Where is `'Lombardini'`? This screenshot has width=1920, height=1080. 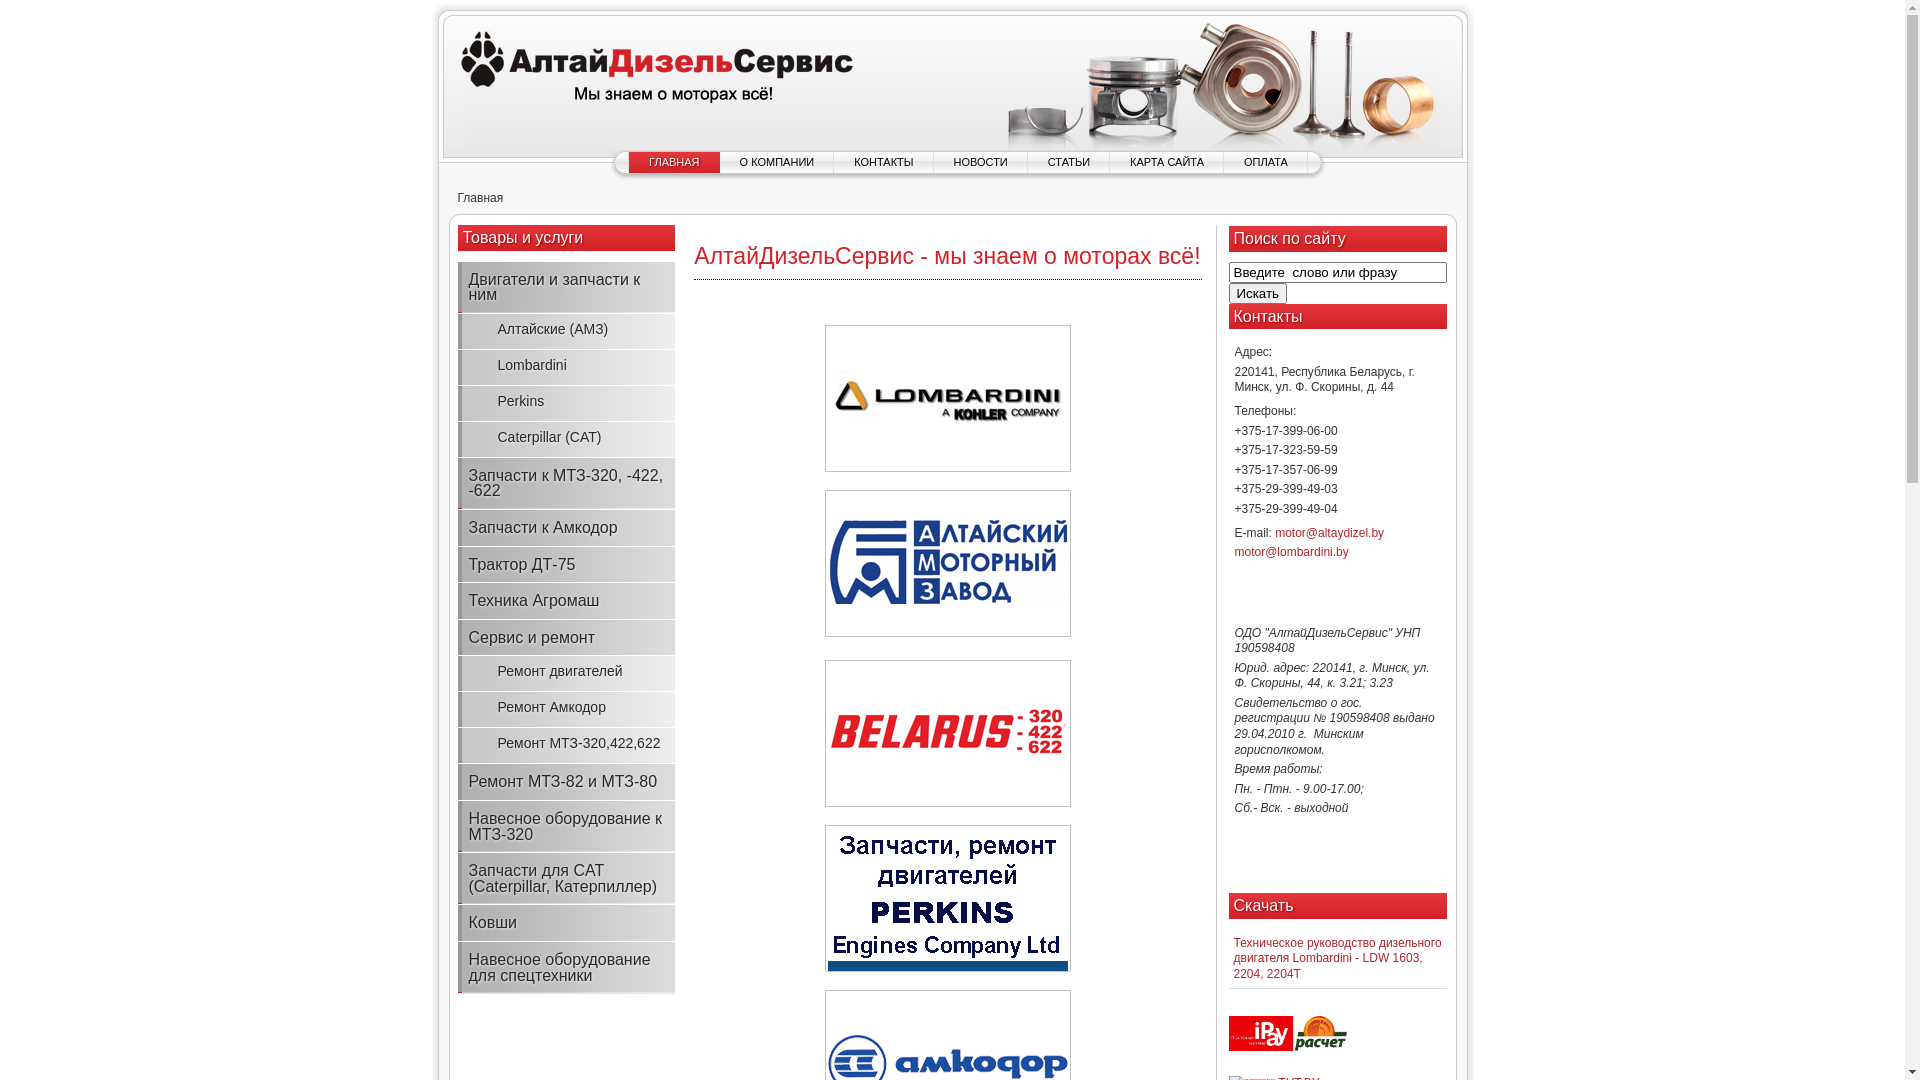
'Lombardini' is located at coordinates (565, 366).